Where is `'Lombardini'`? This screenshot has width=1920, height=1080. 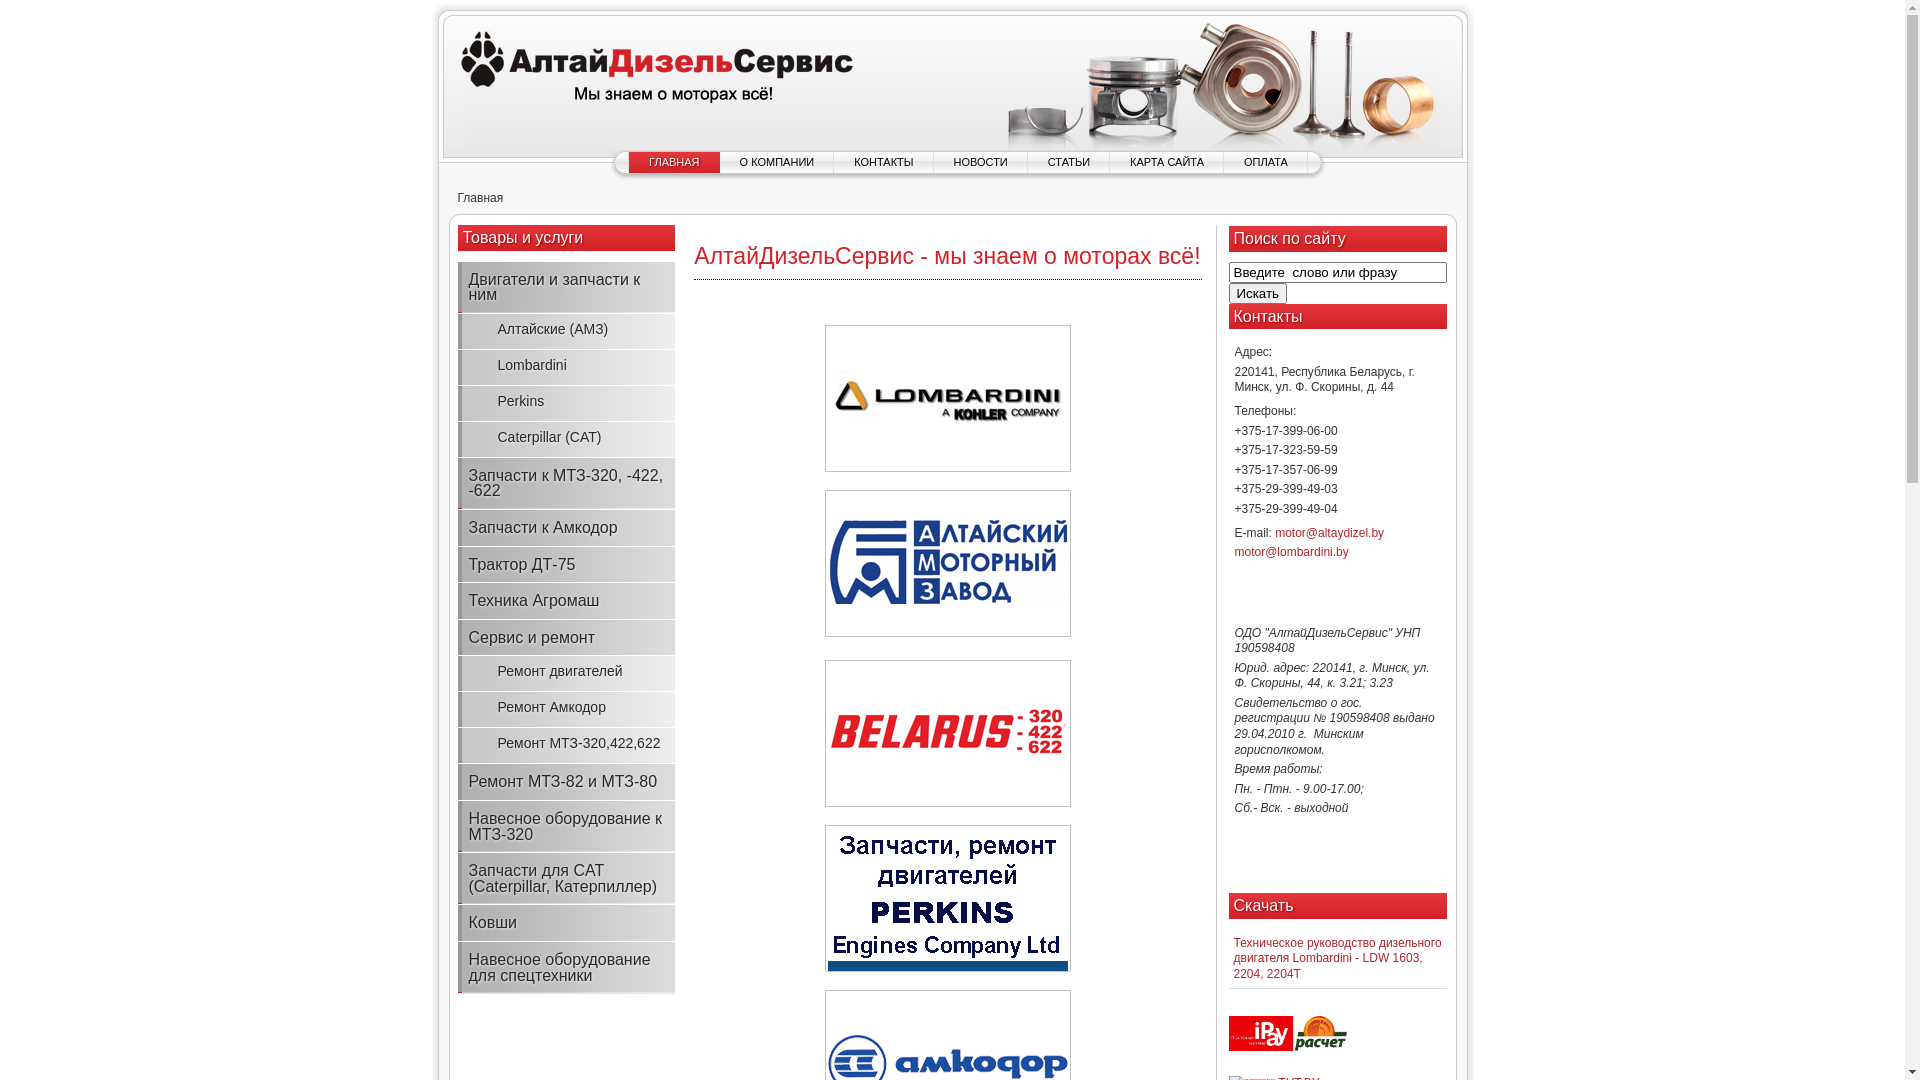
'Lombardini' is located at coordinates (565, 366).